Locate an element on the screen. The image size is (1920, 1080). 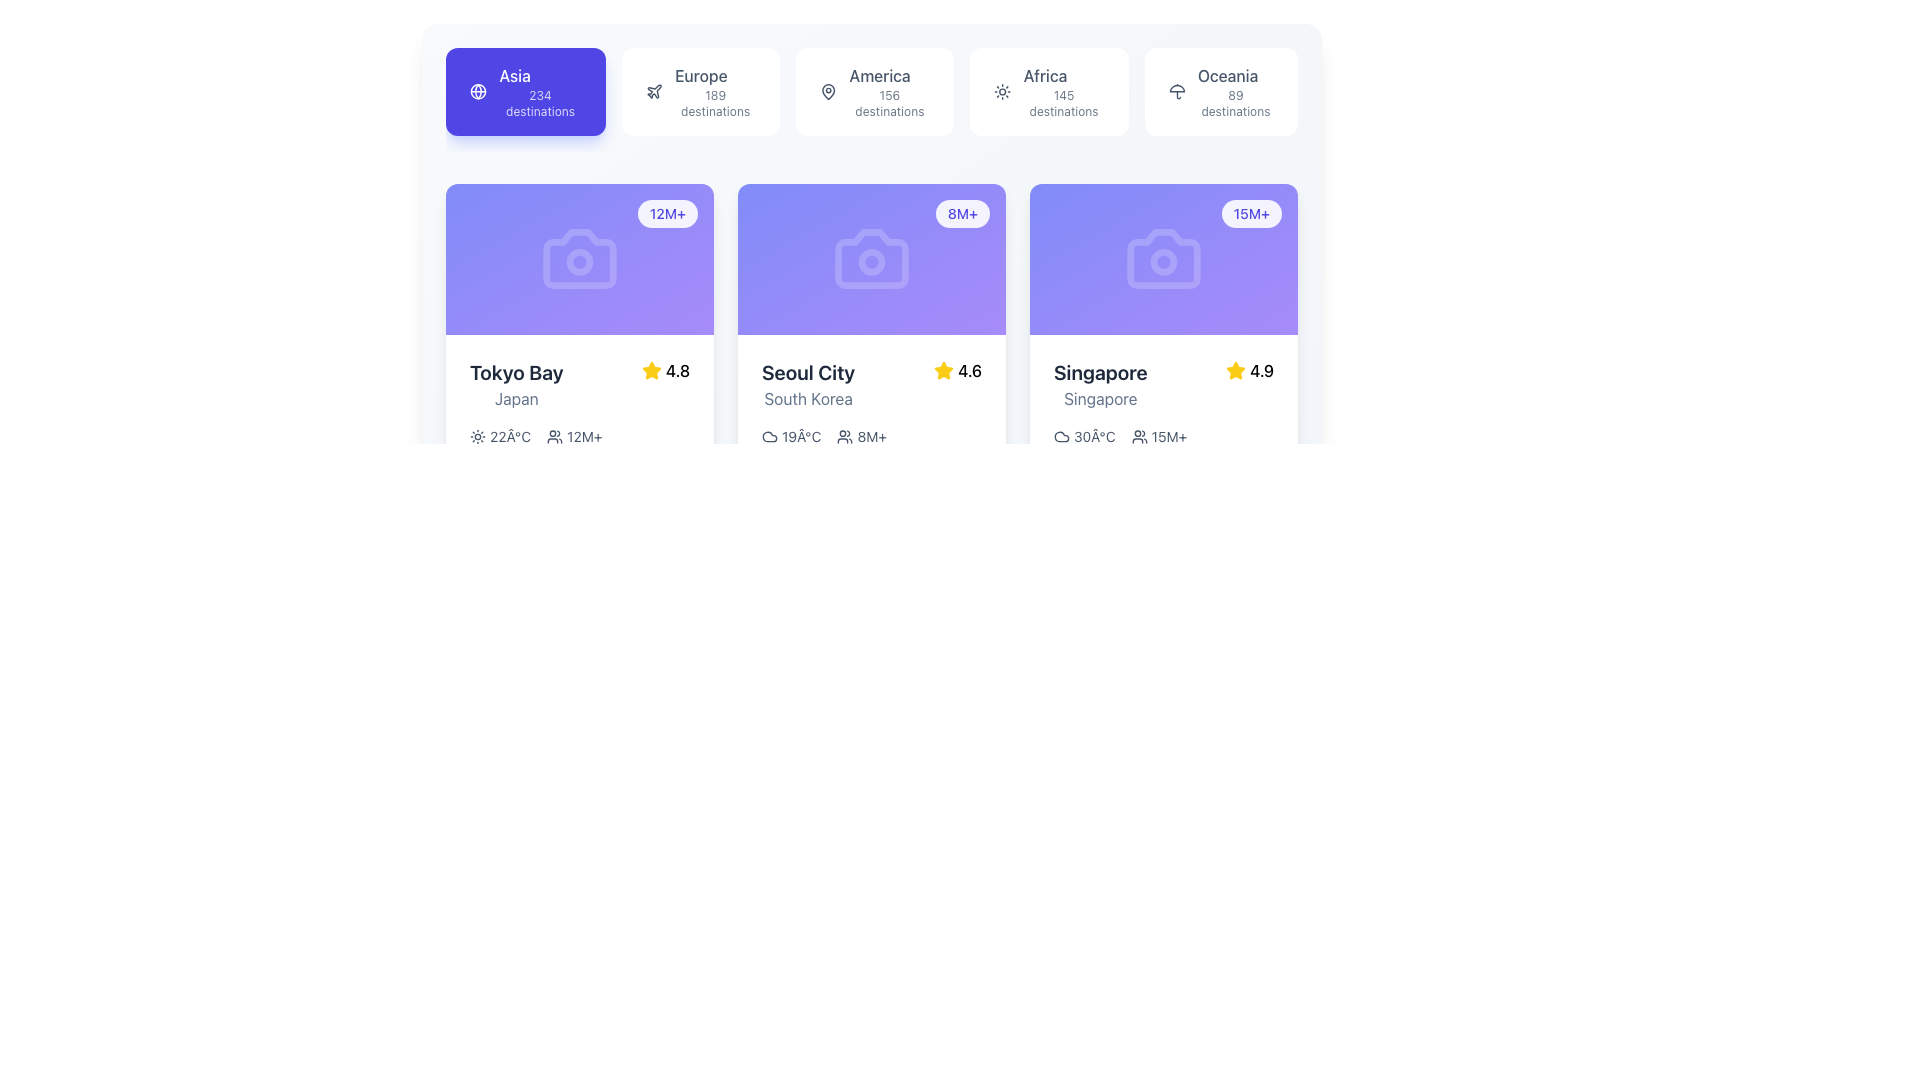
the static text label displaying '145 destinations' located below the bold title 'Africa' in the Africa card within the horizontal carousel of region cards is located at coordinates (1063, 104).